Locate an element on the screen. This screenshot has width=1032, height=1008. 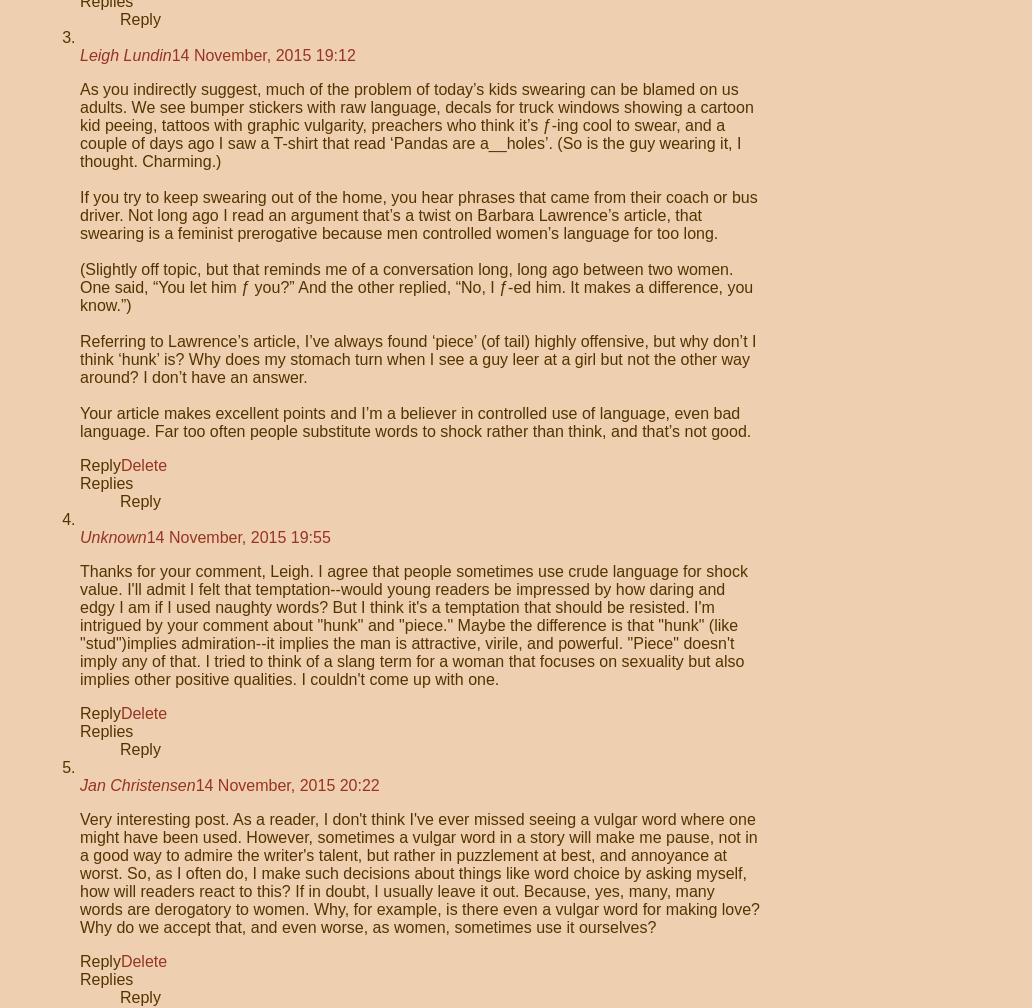
'(Slightly off topic, but that reminds me of a conversation long, long ago between two women. One said, “You let him ƒ you?” And the other replied, “No, I ƒ-ed him. It makes a difference, you know.”)' is located at coordinates (415, 287).